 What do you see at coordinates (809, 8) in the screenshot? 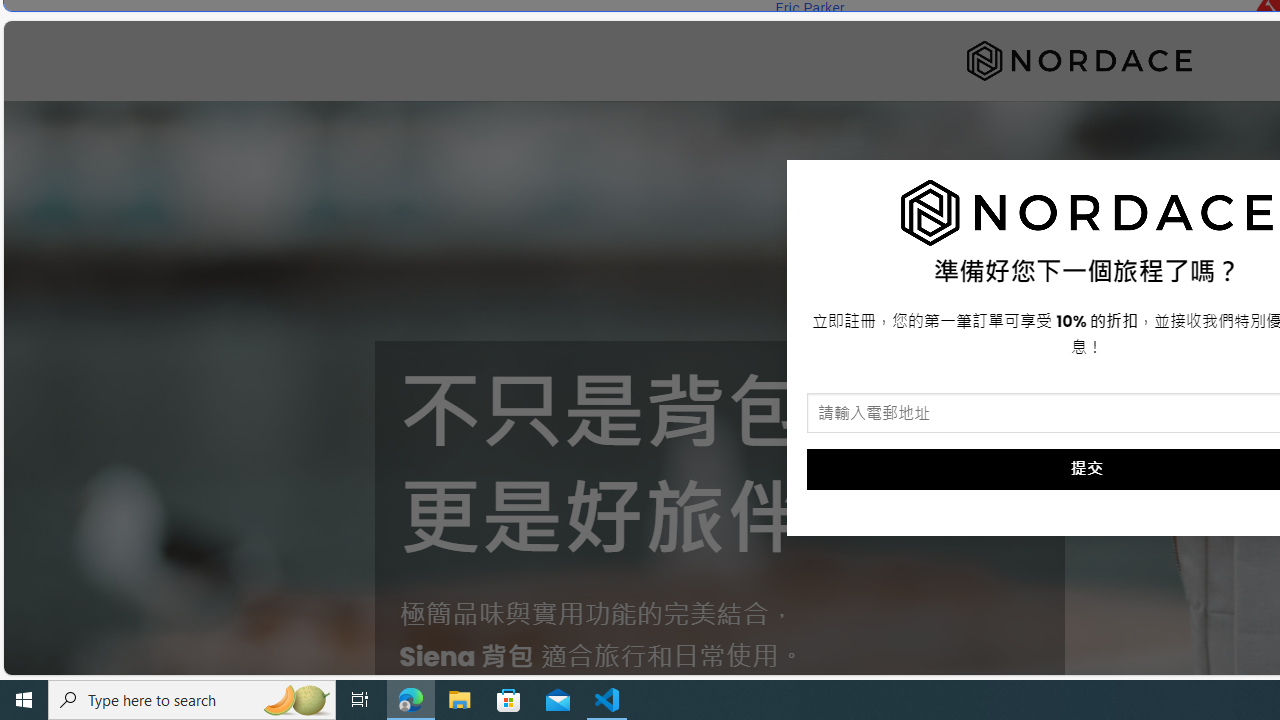
I see `'Eric Parker'` at bounding box center [809, 8].